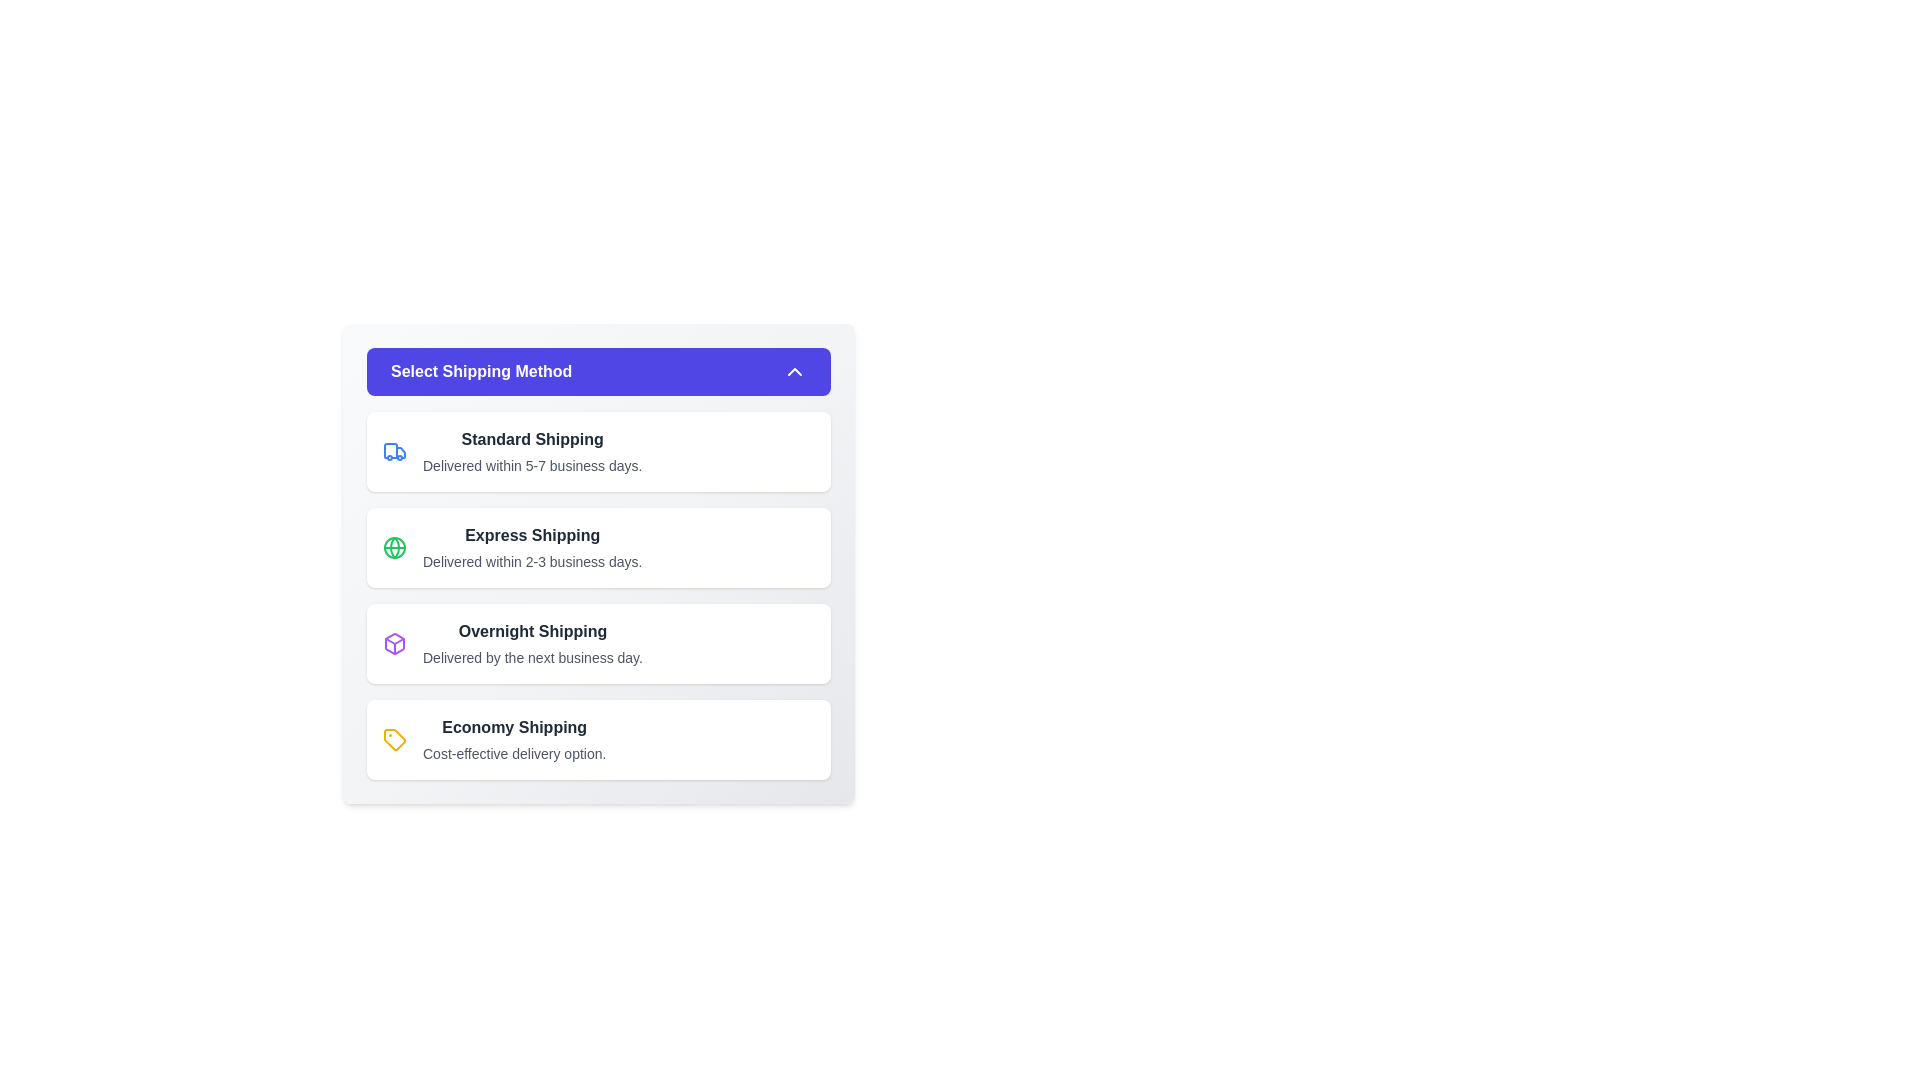  What do you see at coordinates (390, 451) in the screenshot?
I see `the visual icon representing 'Standard Shipping', located to the left of the list item, which visually indicates transportation` at bounding box center [390, 451].